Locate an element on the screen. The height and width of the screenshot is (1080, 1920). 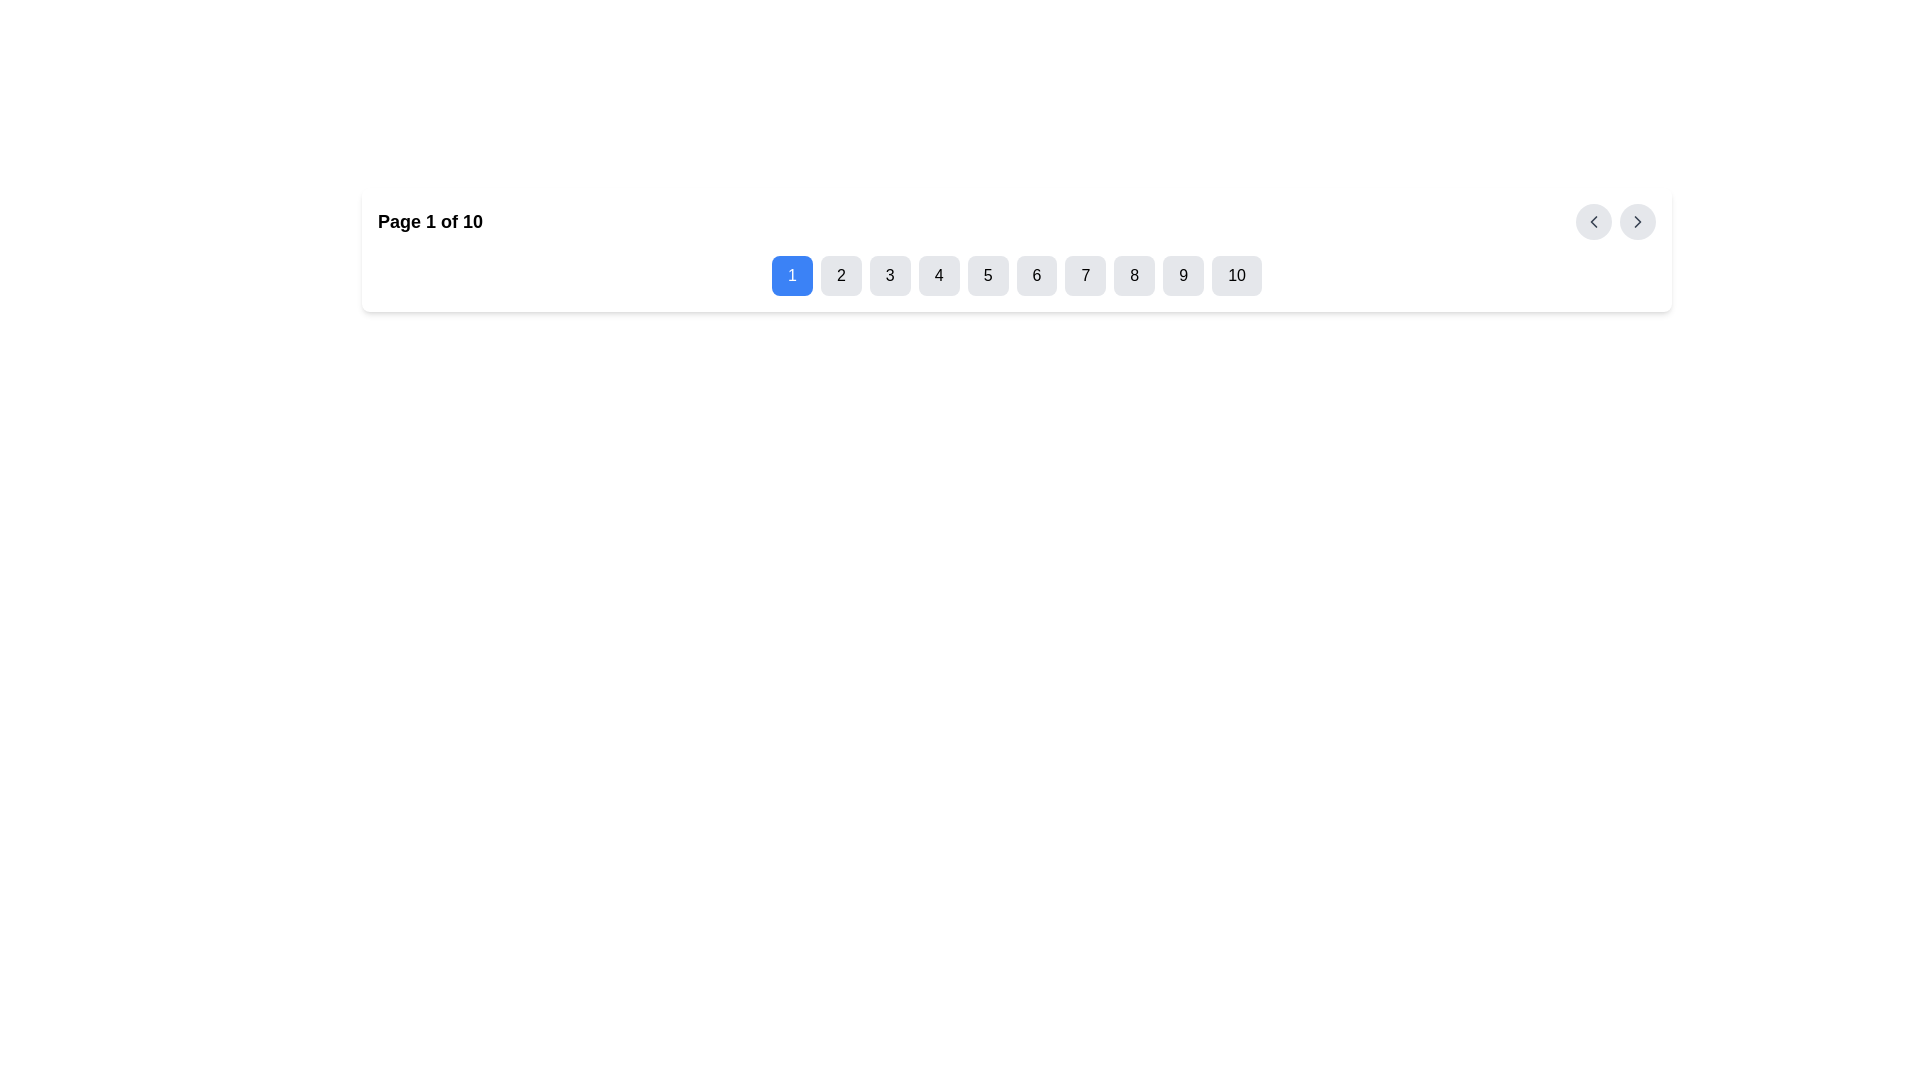
the rounded rectangular button displaying the number '2' is located at coordinates (841, 276).